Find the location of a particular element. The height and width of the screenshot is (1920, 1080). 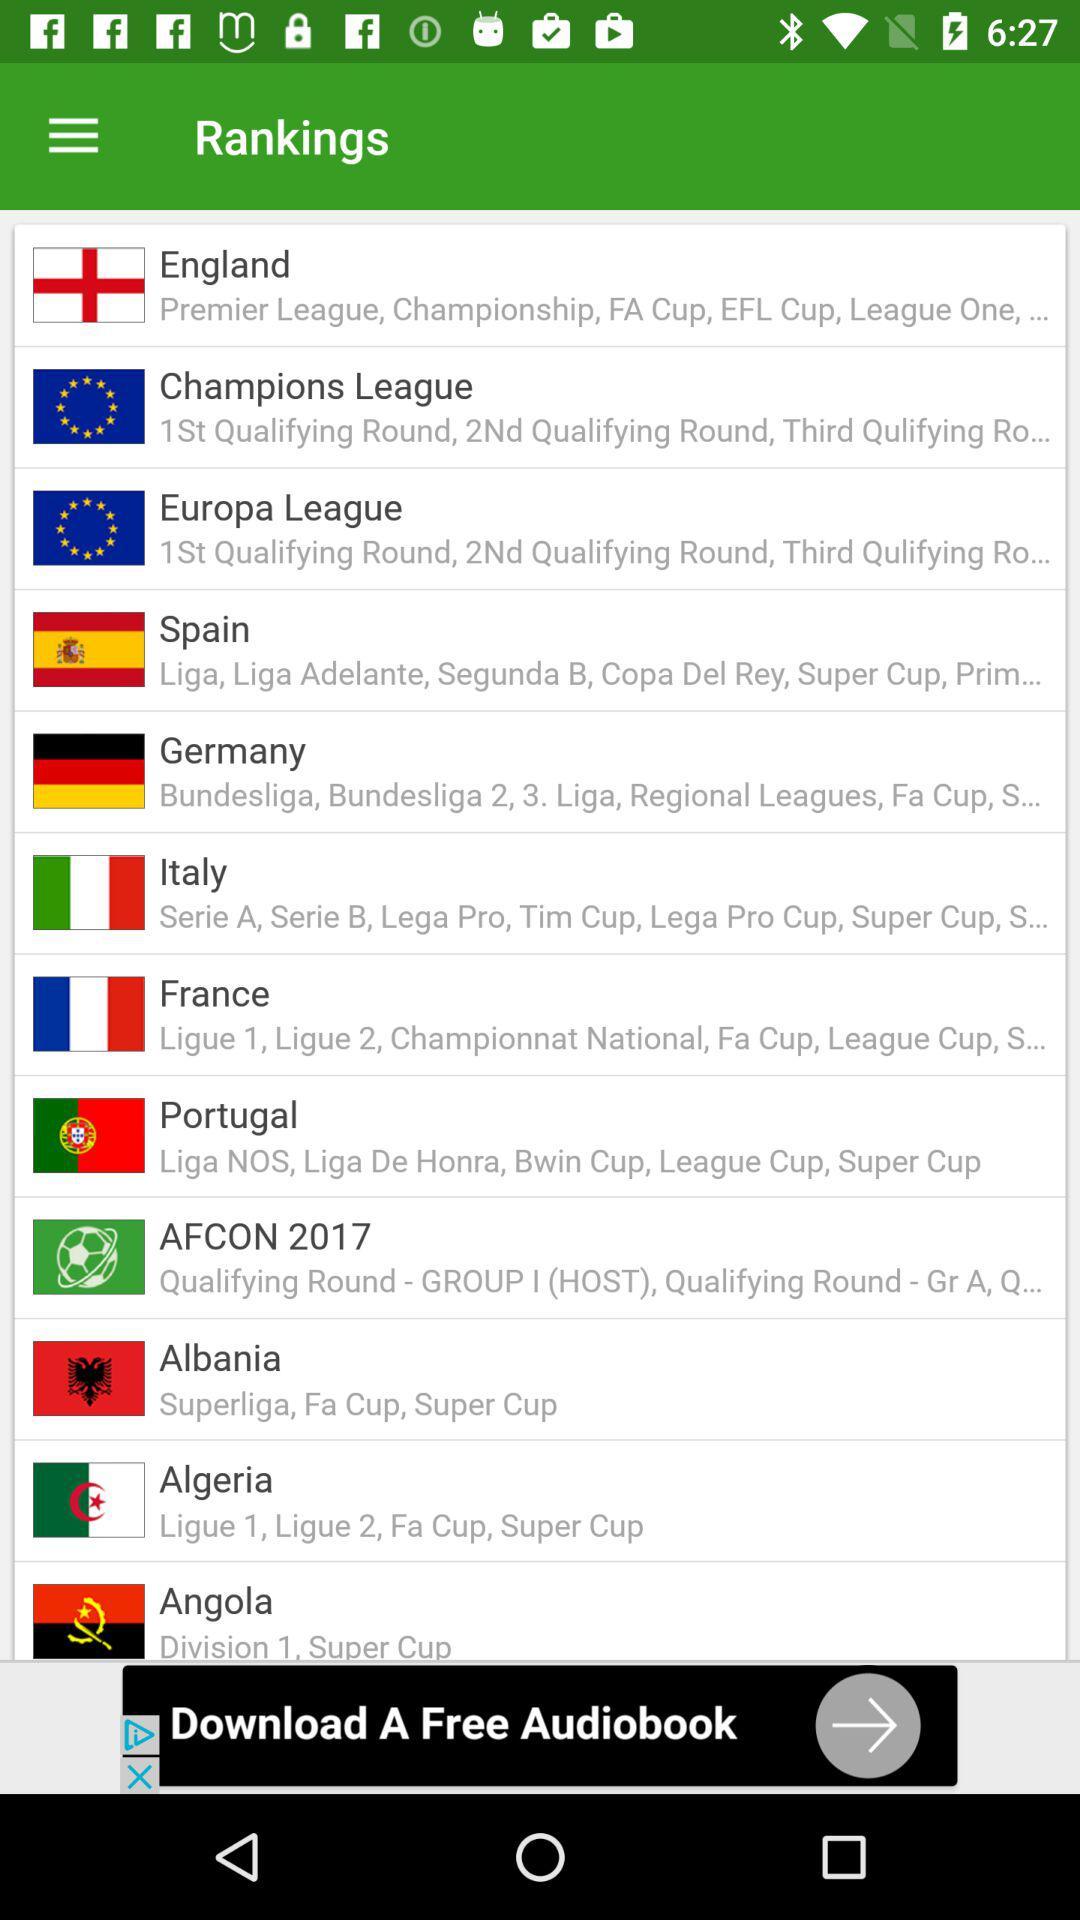

advertisemant is located at coordinates (540, 1727).